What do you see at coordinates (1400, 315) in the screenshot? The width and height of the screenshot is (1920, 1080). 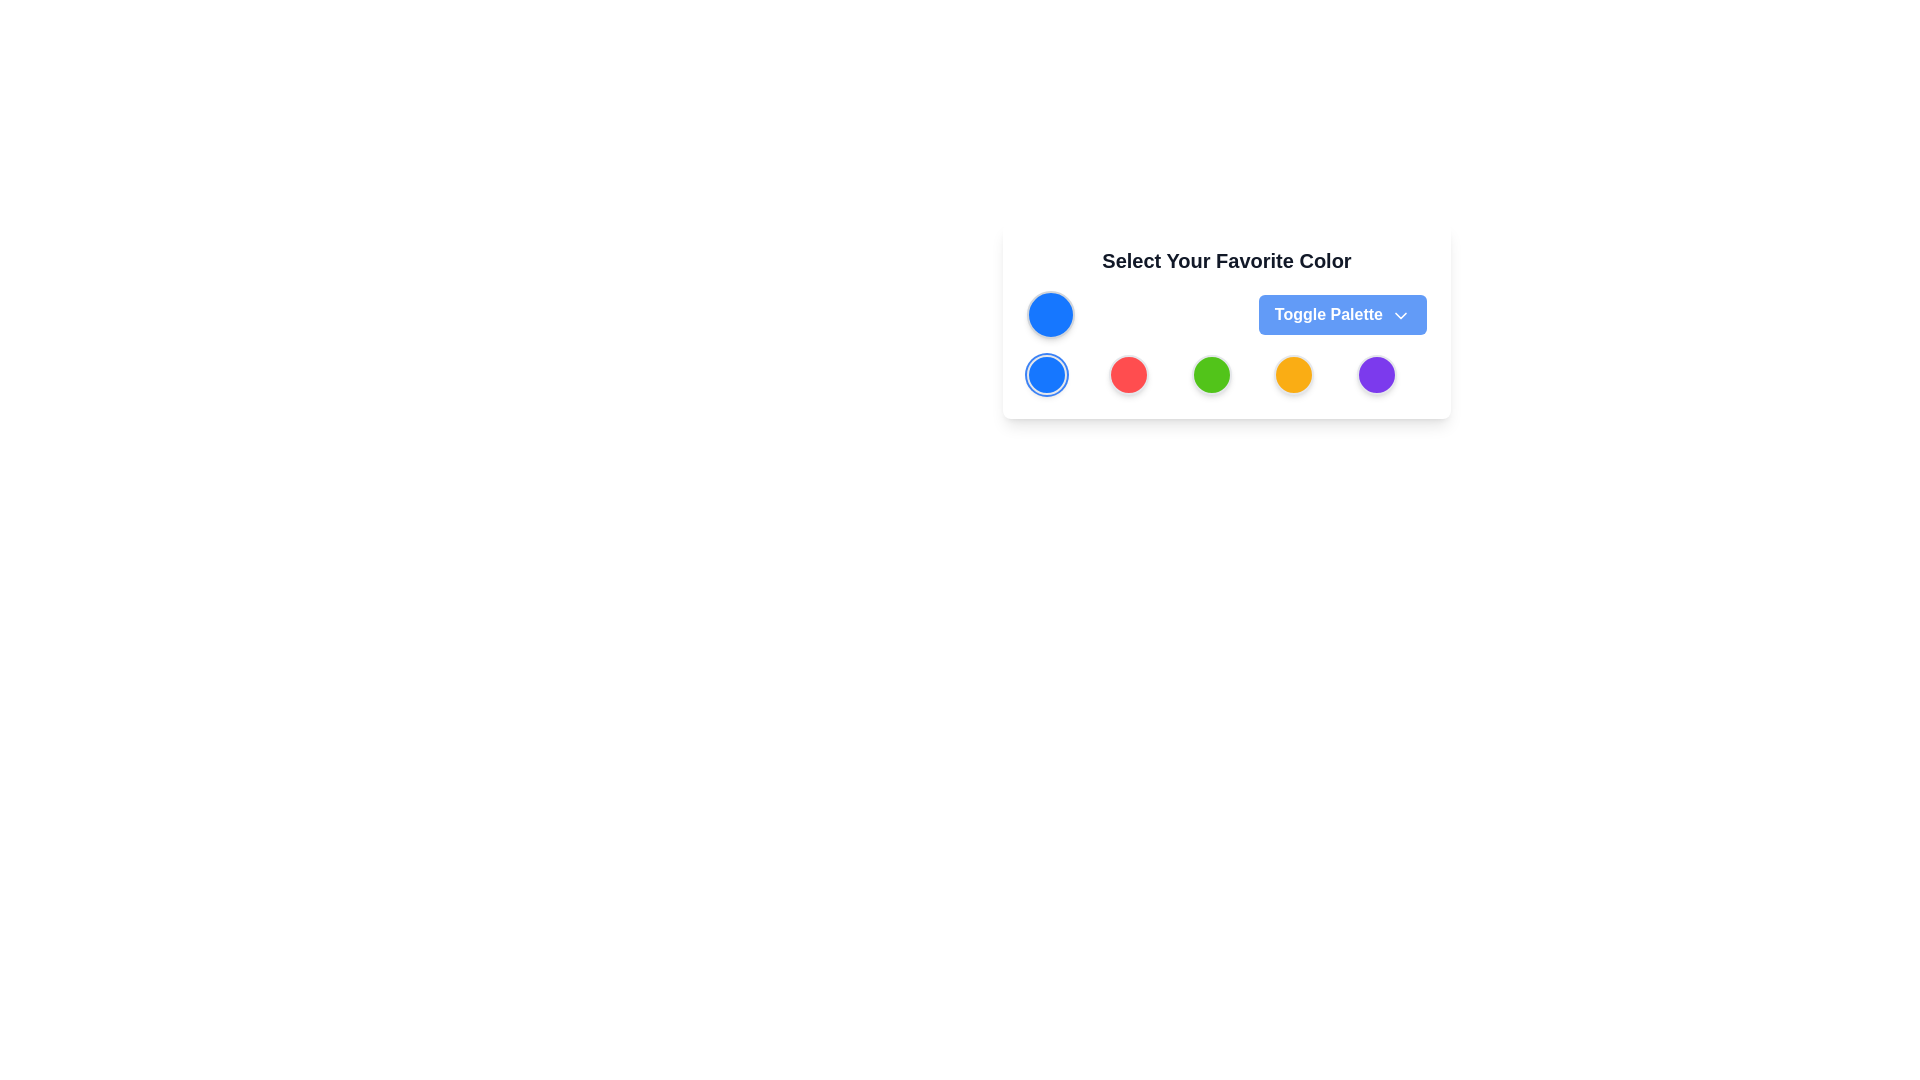 I see `the downward-pointing chevron icon within the 'Toggle Palette' button, which is styled in white against a blue background` at bounding box center [1400, 315].